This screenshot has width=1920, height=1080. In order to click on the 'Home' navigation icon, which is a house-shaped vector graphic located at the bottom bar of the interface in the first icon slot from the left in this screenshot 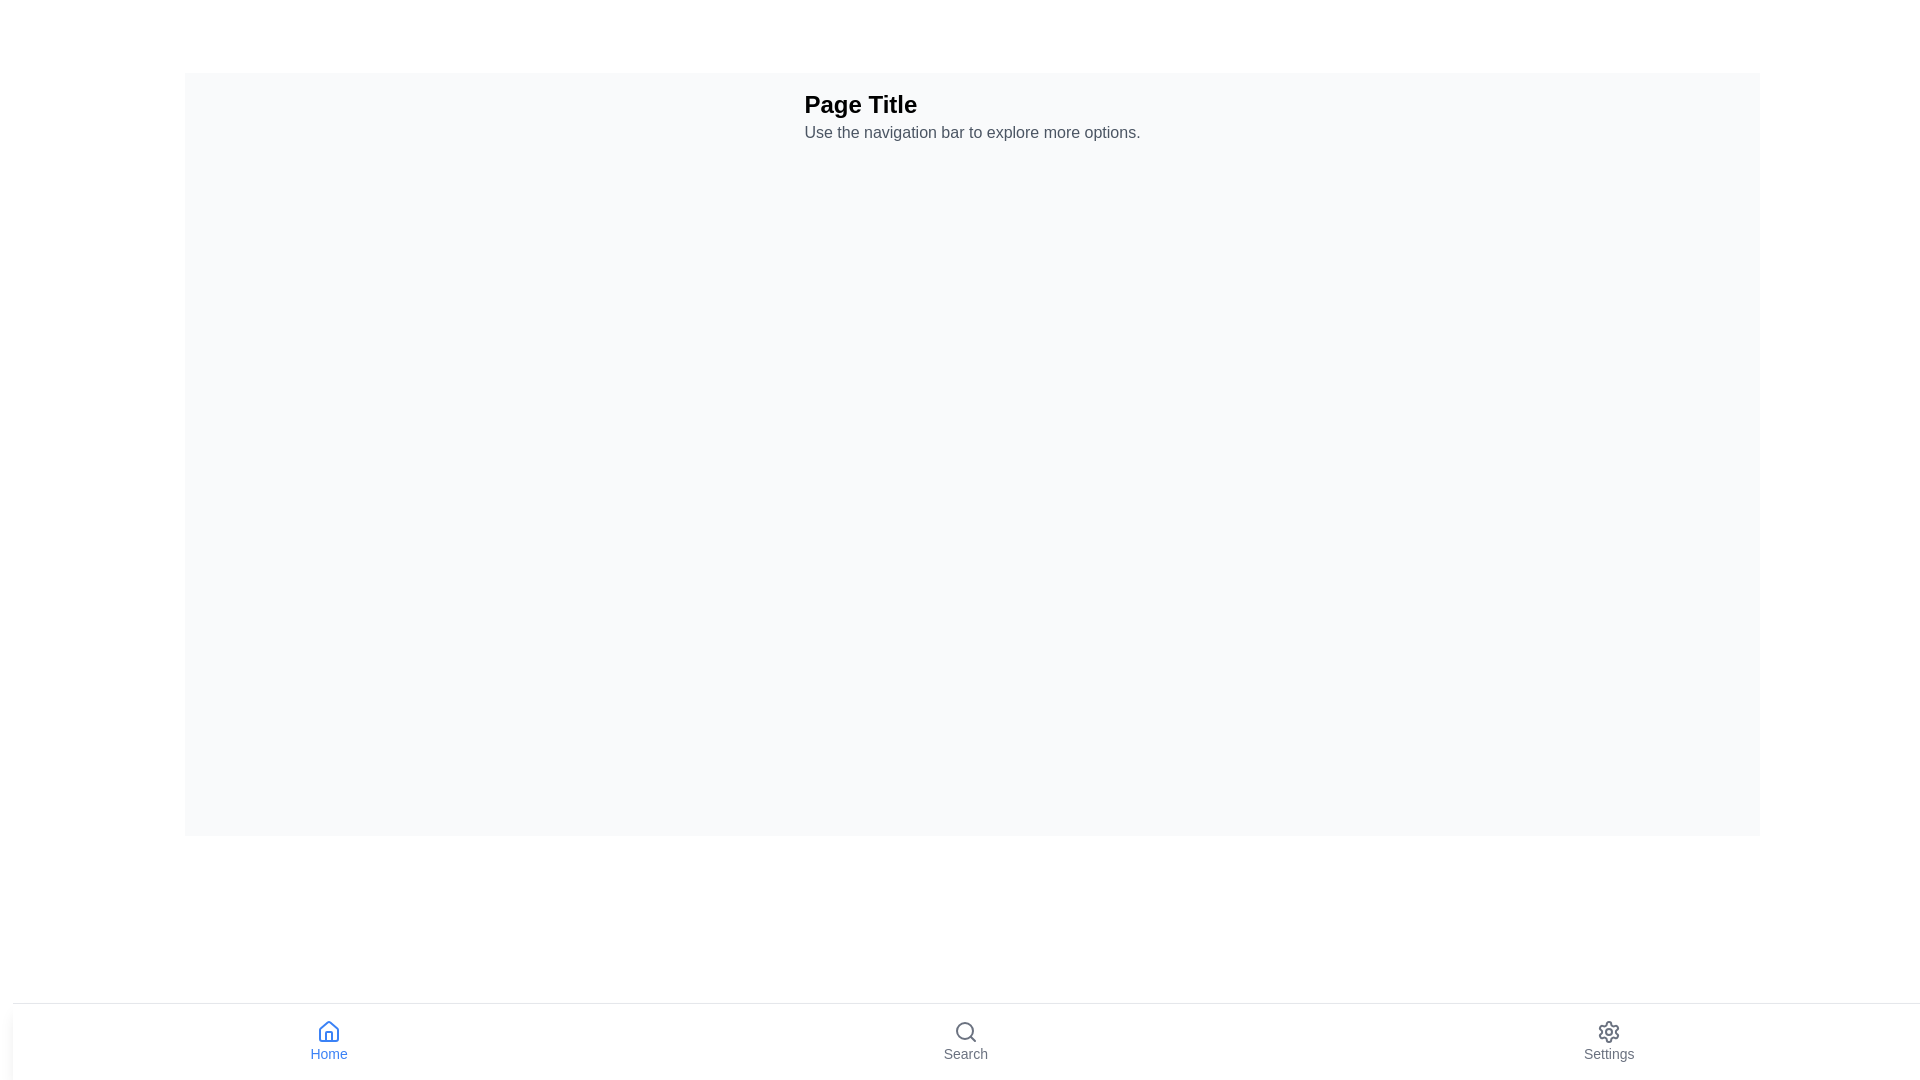, I will do `click(329, 1031)`.